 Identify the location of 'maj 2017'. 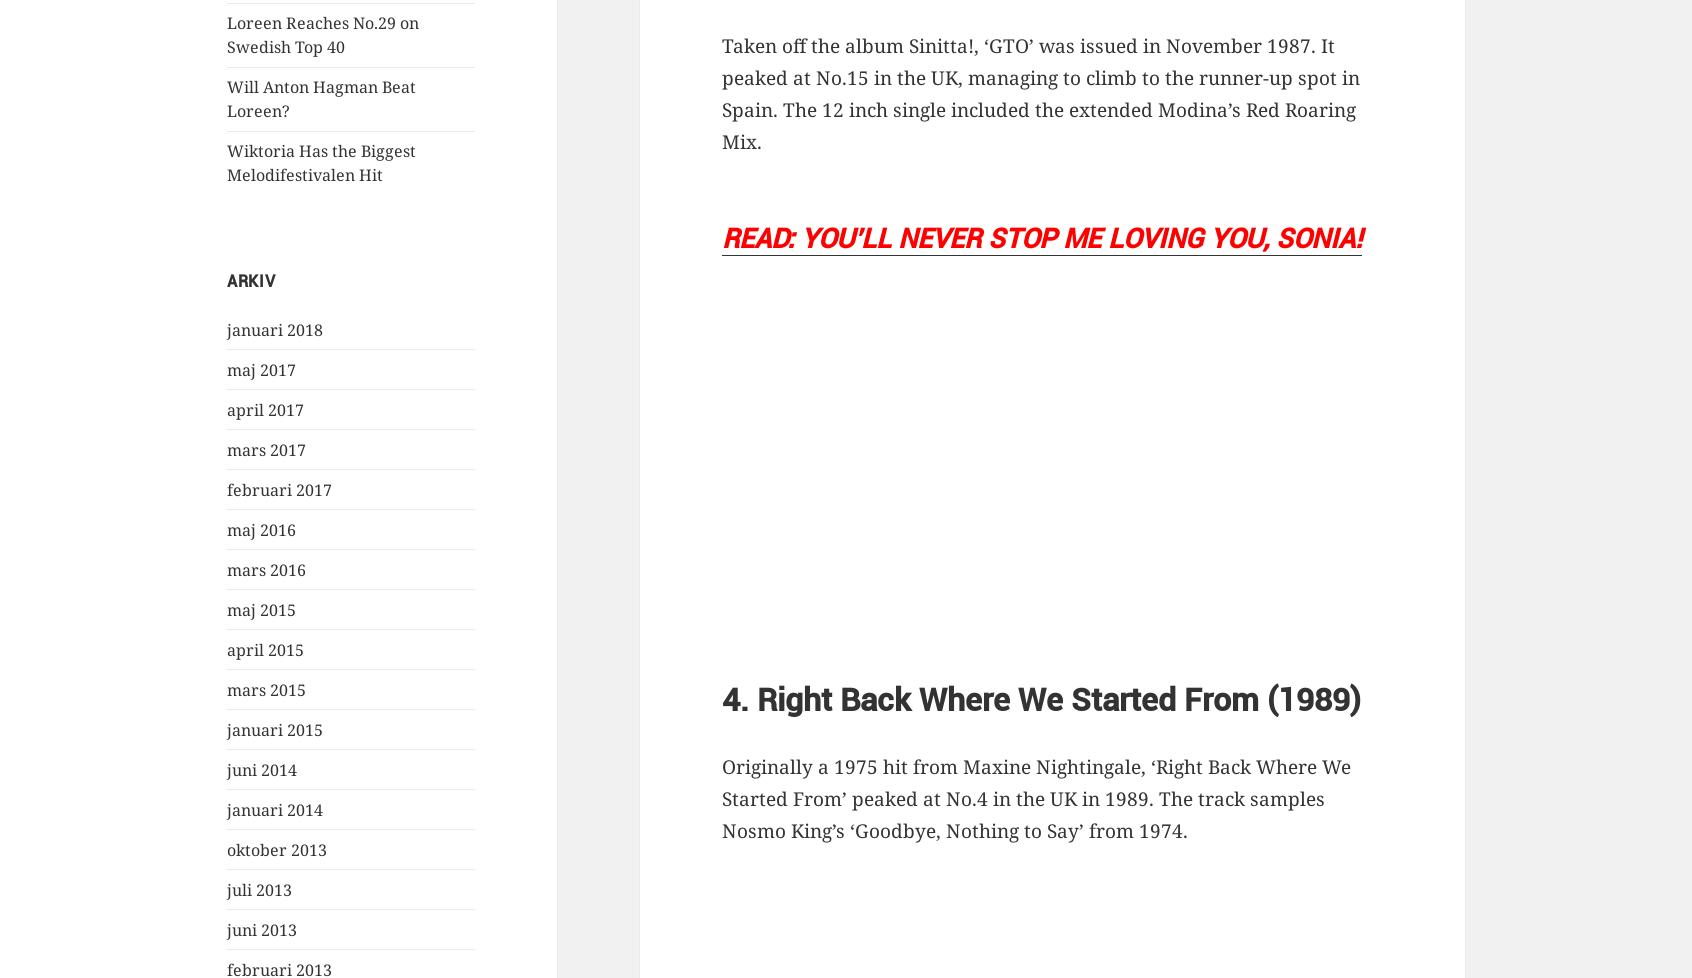
(227, 367).